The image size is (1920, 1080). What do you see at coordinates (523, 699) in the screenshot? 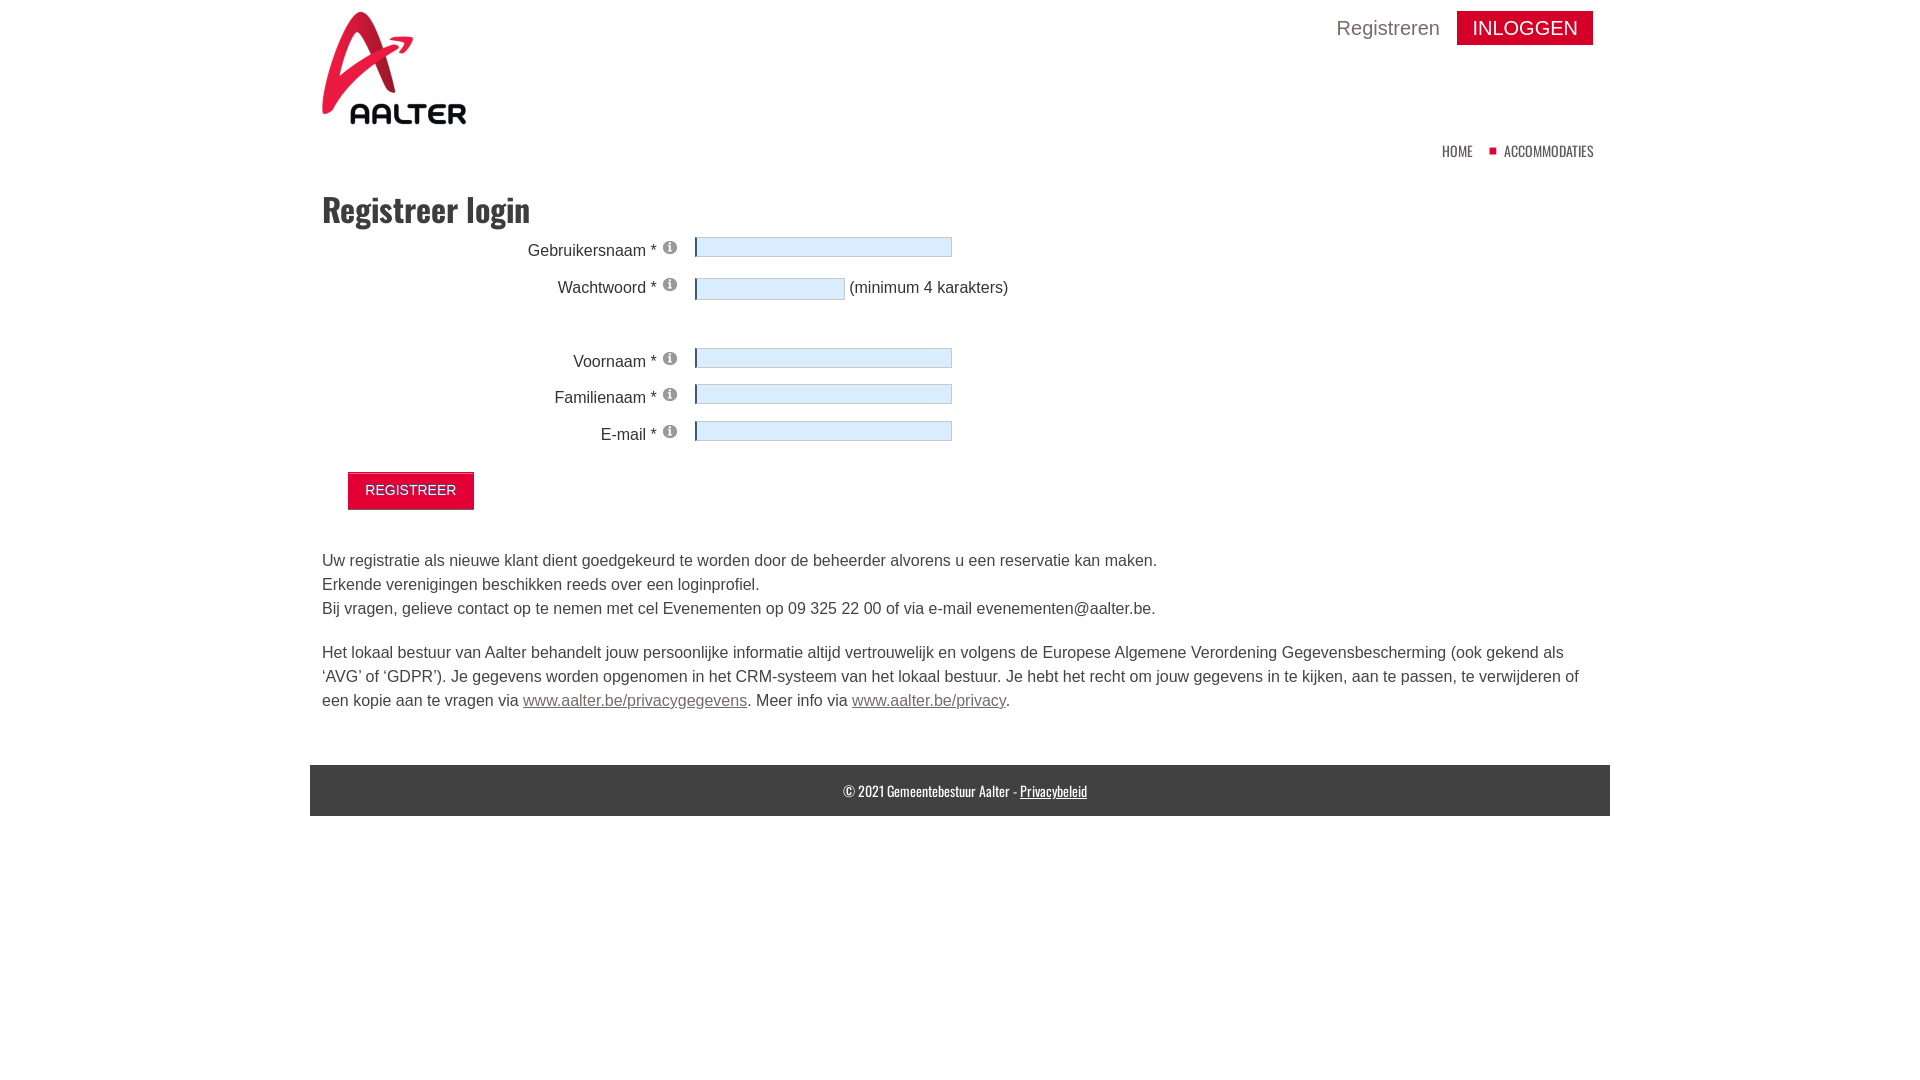
I see `'www.aalter.be/privacygegevens'` at bounding box center [523, 699].